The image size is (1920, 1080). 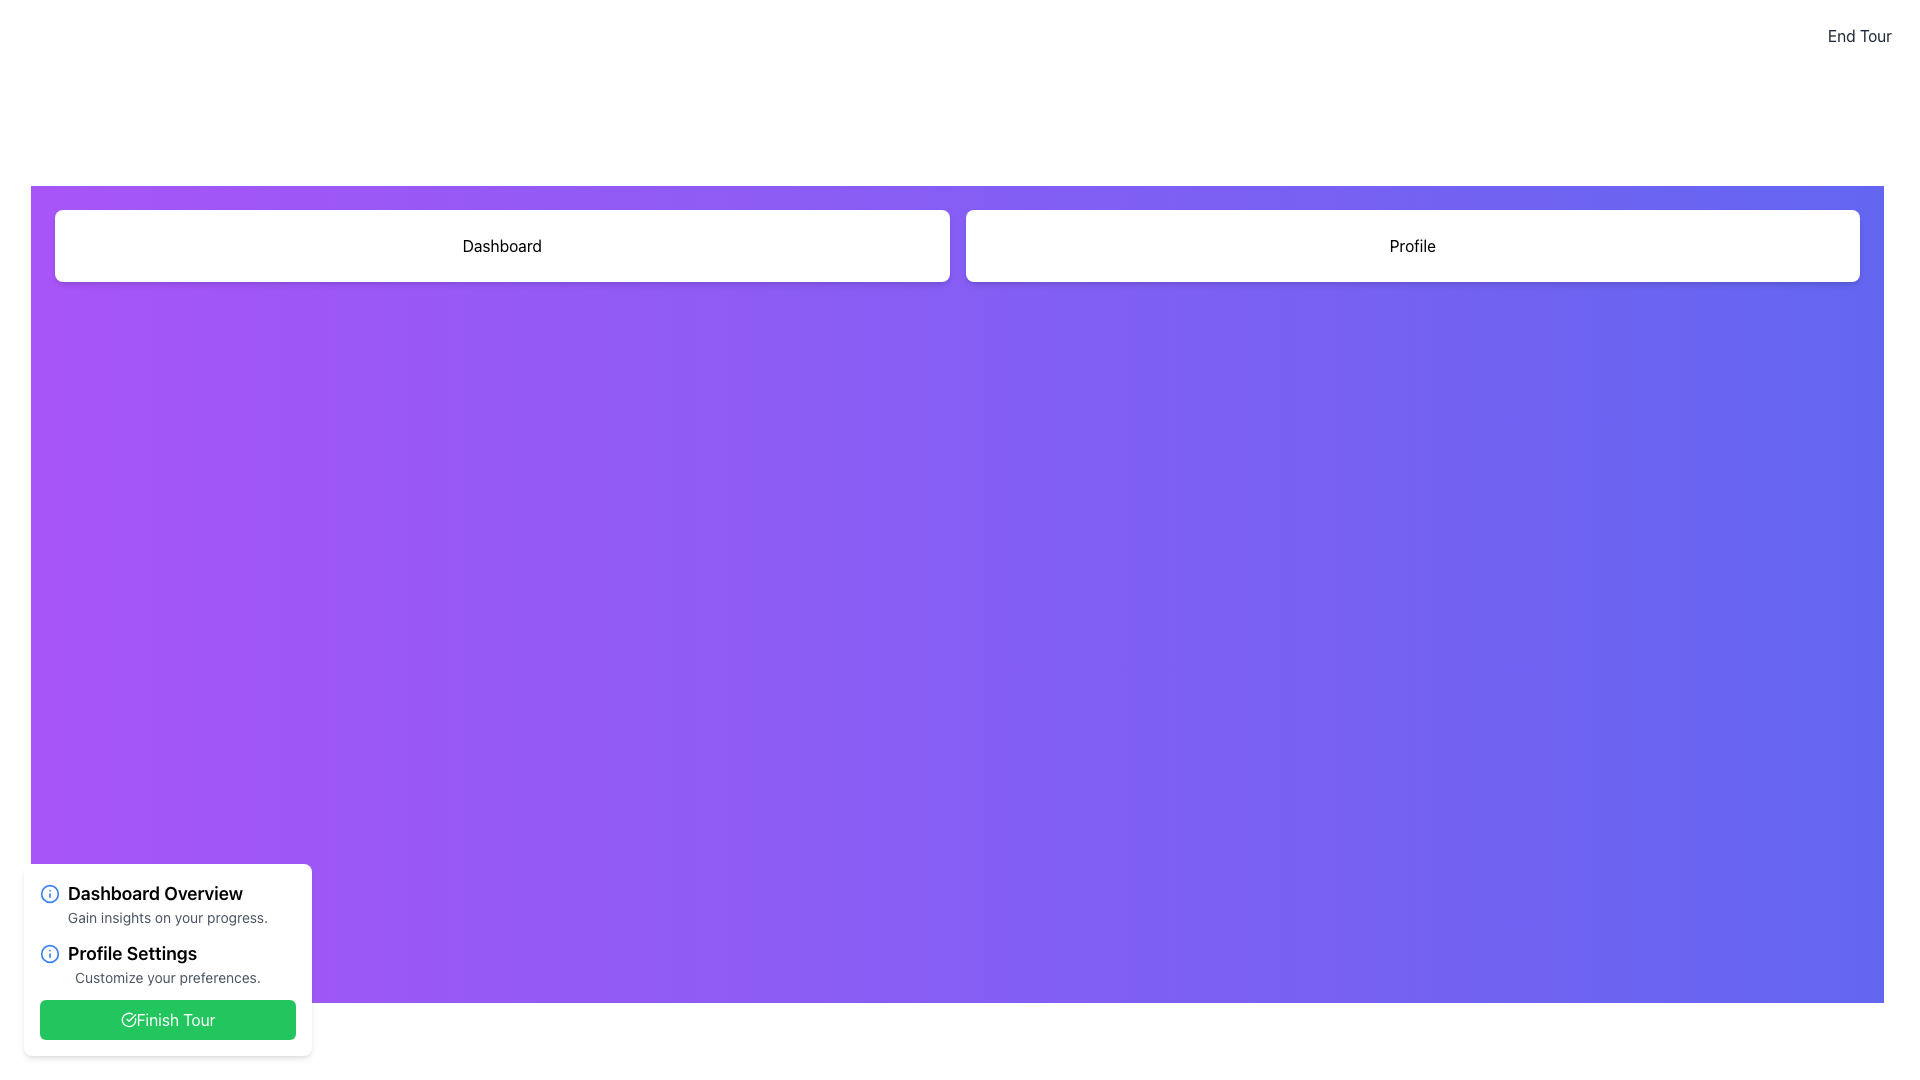 I want to click on the 'Profile Settings' label, which is styled in bold typography and accompanied by a small circular blue icon with a white 'i' symbol, so click(x=168, y=952).